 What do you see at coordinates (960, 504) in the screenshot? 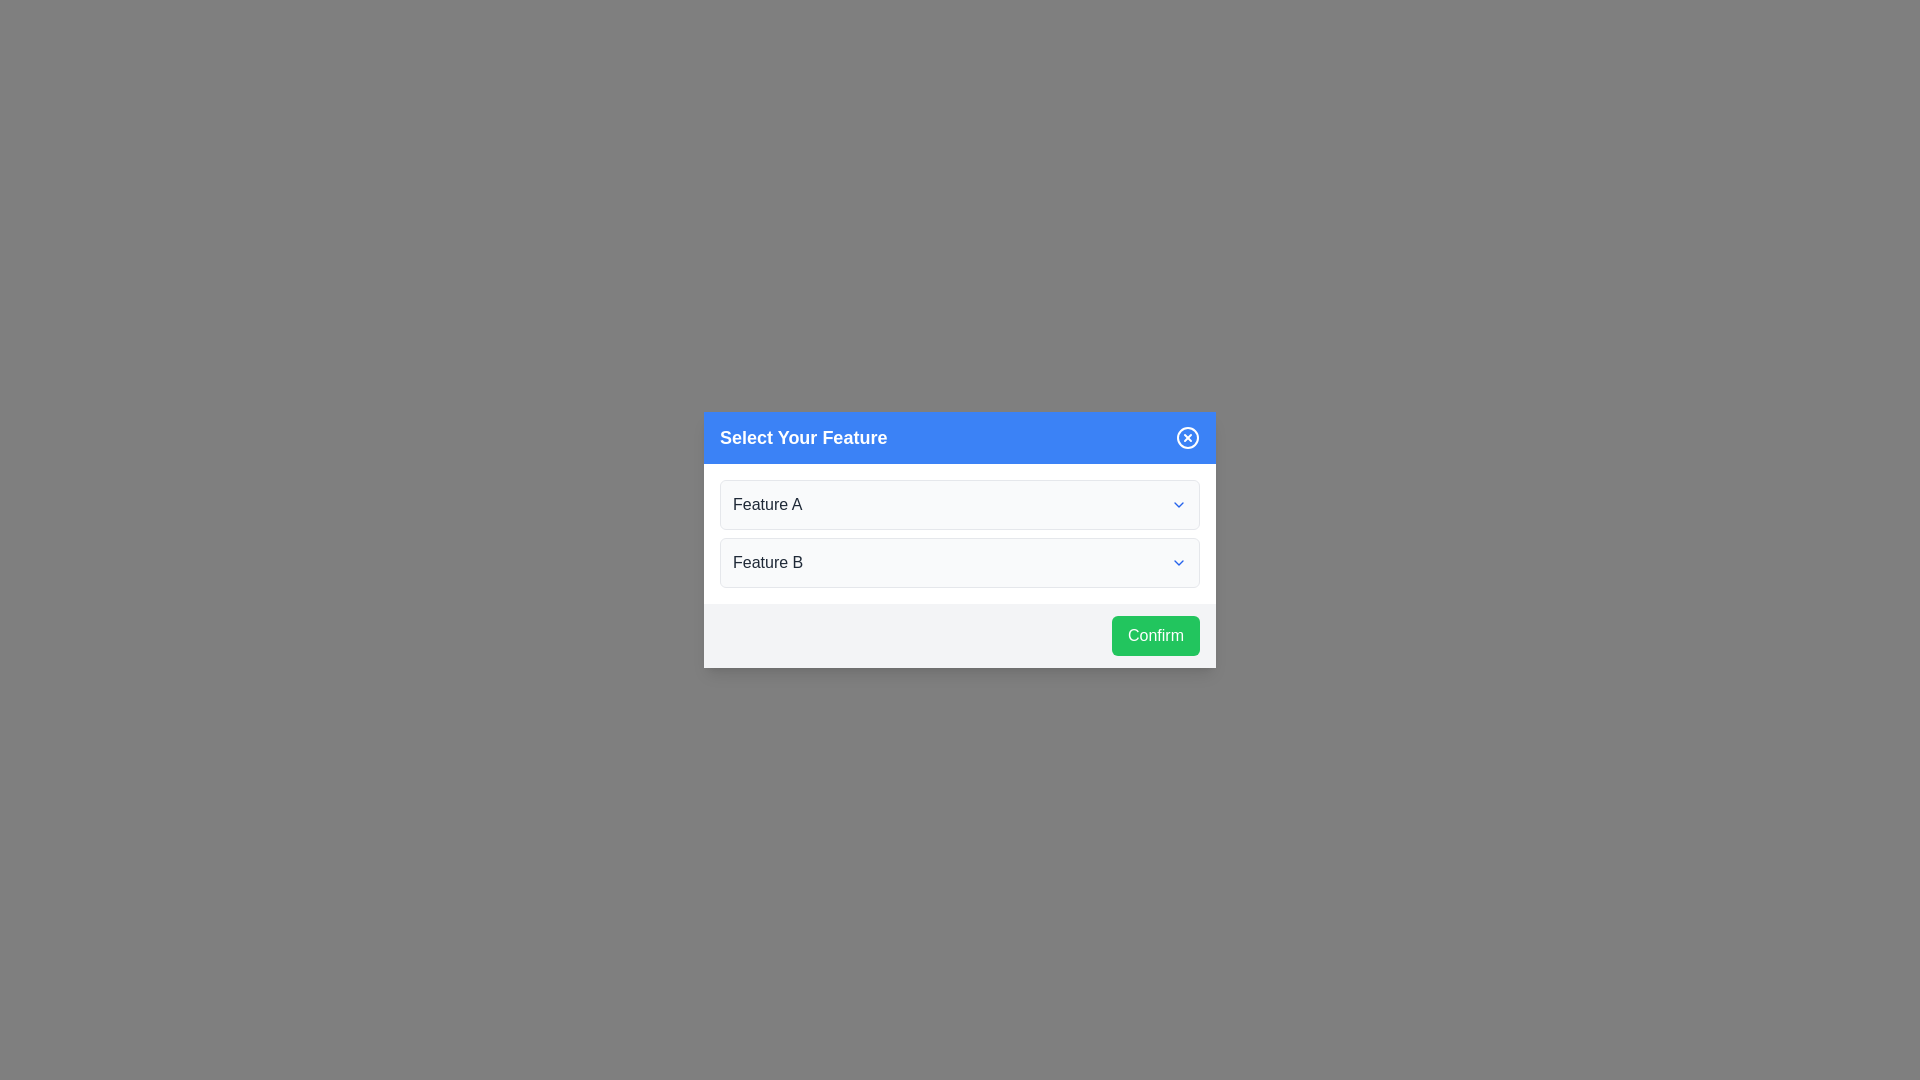
I see `the 'Feature A' dropdown menu item with a downward-facing arrow in the 'Select Your Feature' dialog` at bounding box center [960, 504].